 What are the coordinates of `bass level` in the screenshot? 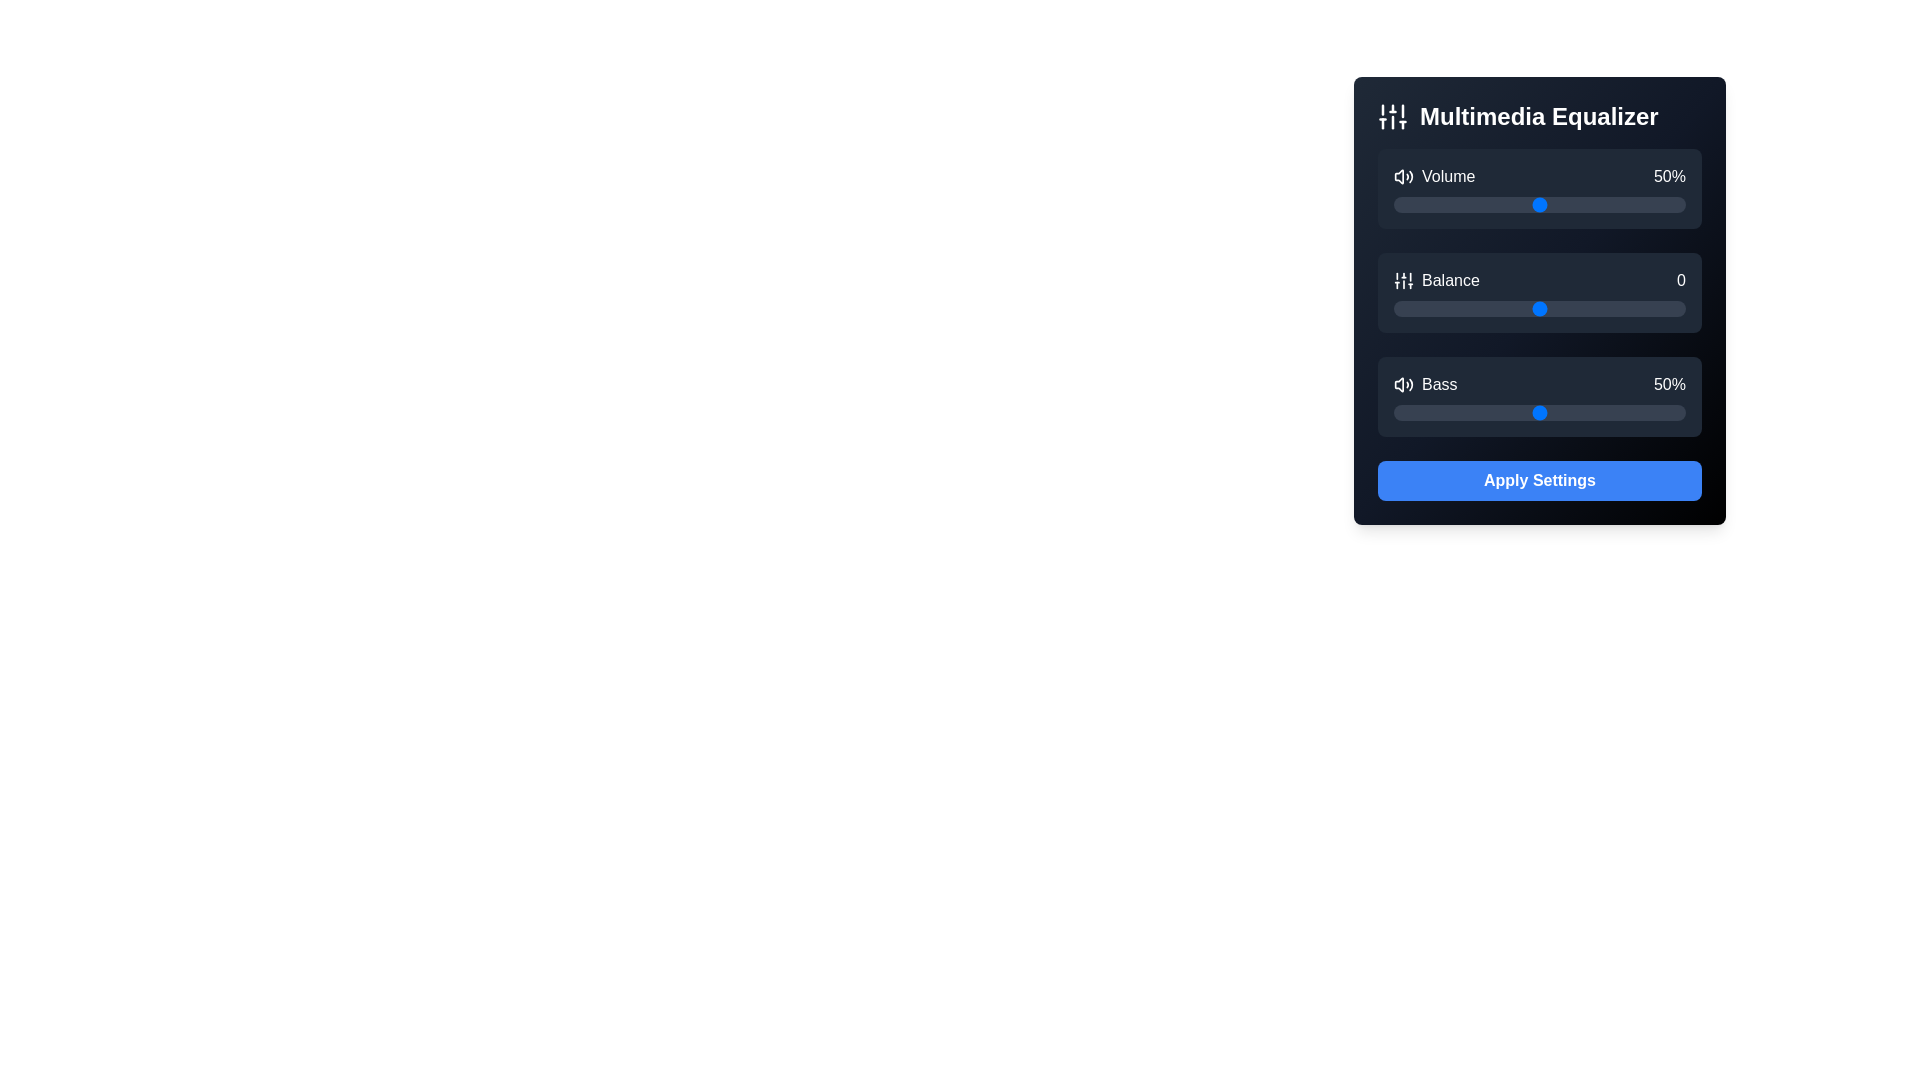 It's located at (1472, 411).